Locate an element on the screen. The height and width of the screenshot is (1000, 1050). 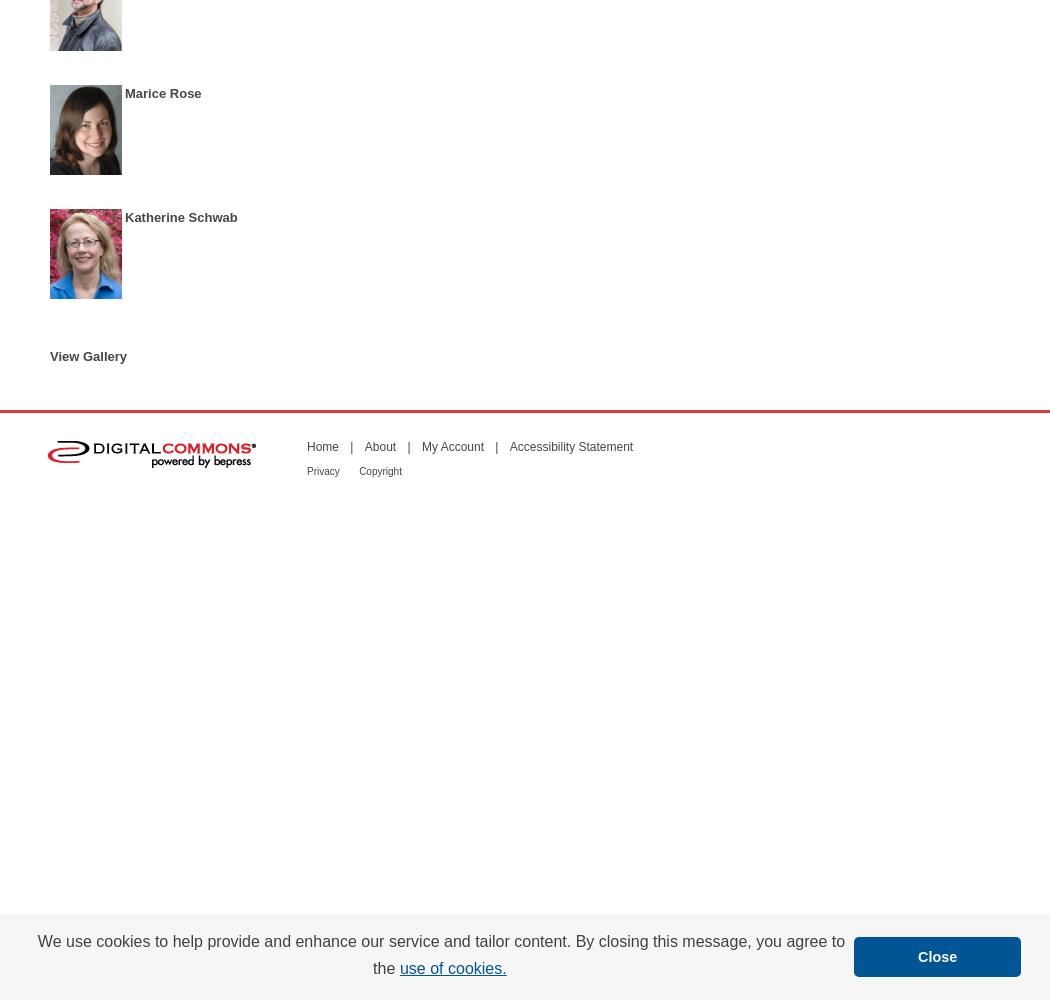
'My Account' is located at coordinates (452, 445).